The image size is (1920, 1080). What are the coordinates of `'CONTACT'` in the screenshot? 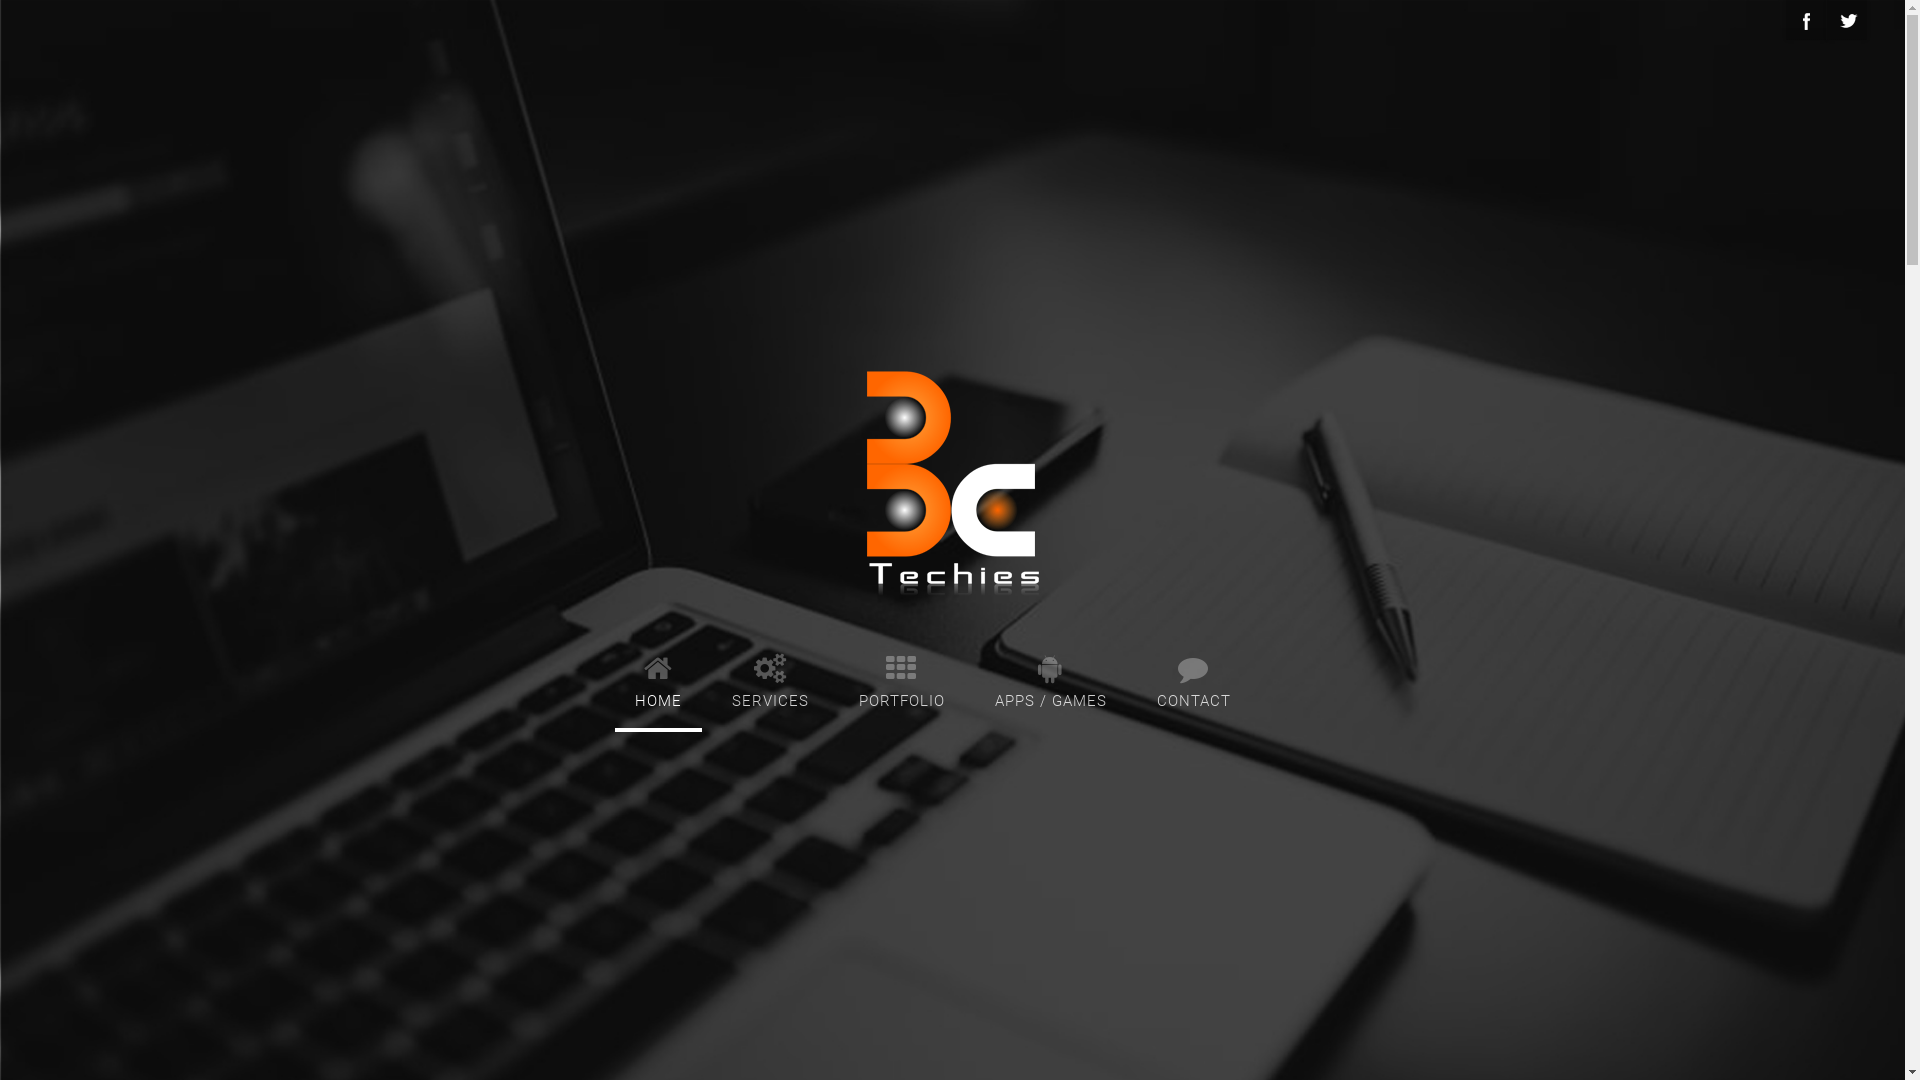 It's located at (1193, 677).